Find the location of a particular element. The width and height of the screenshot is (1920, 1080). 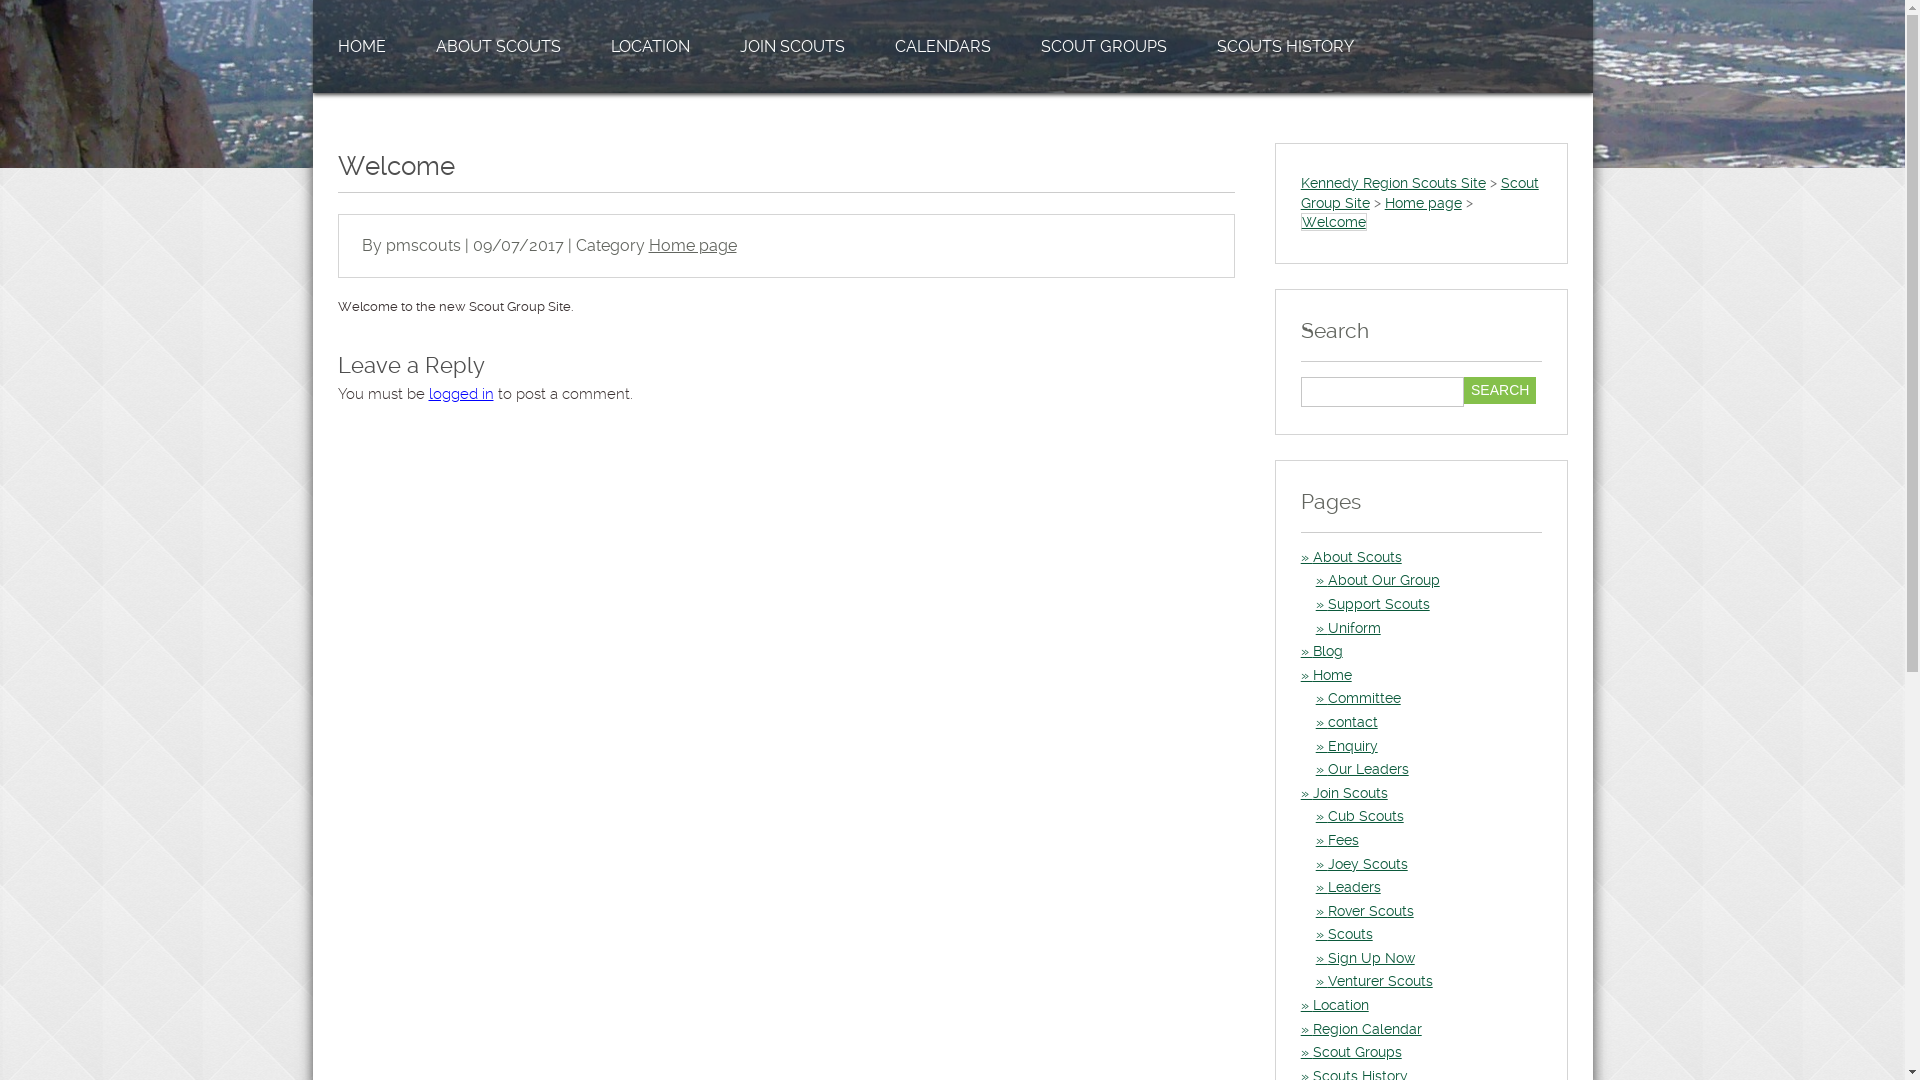

'Enquiry' is located at coordinates (1347, 745).